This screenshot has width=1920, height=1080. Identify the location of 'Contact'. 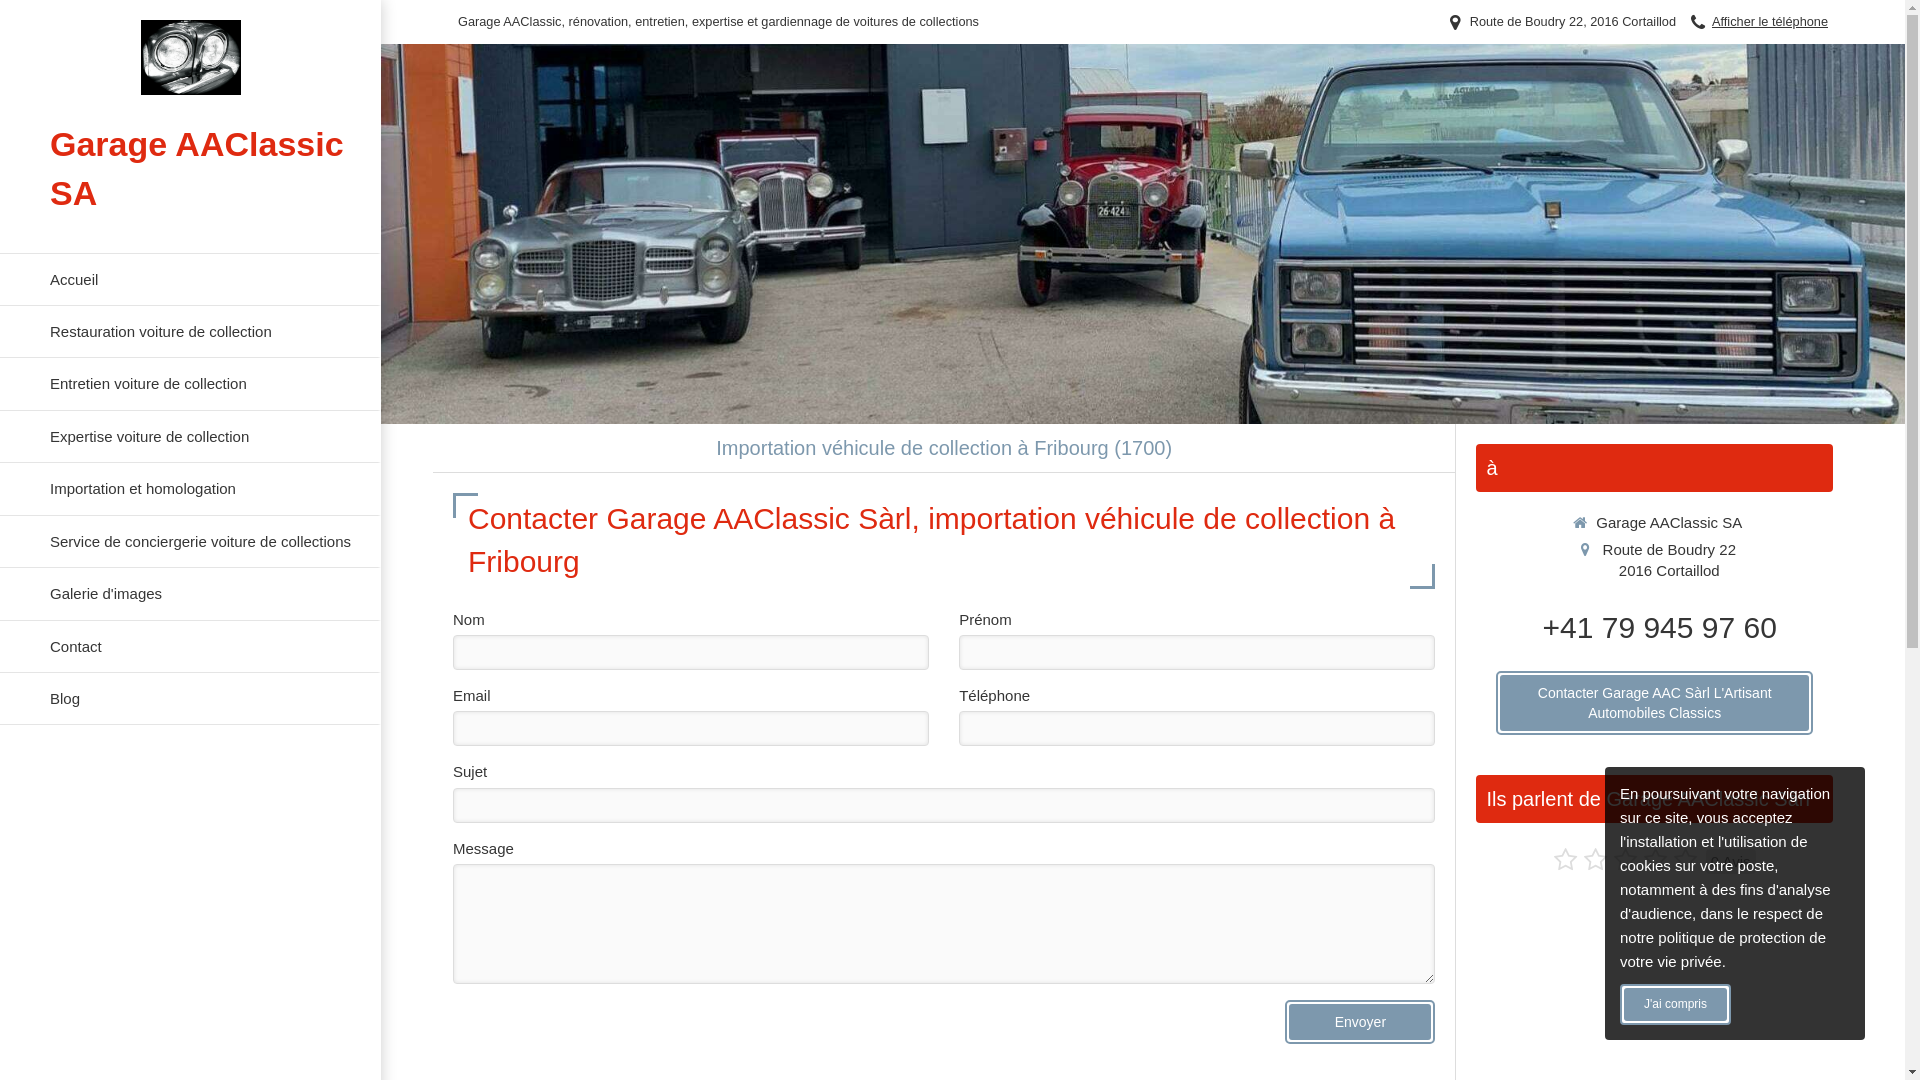
(190, 645).